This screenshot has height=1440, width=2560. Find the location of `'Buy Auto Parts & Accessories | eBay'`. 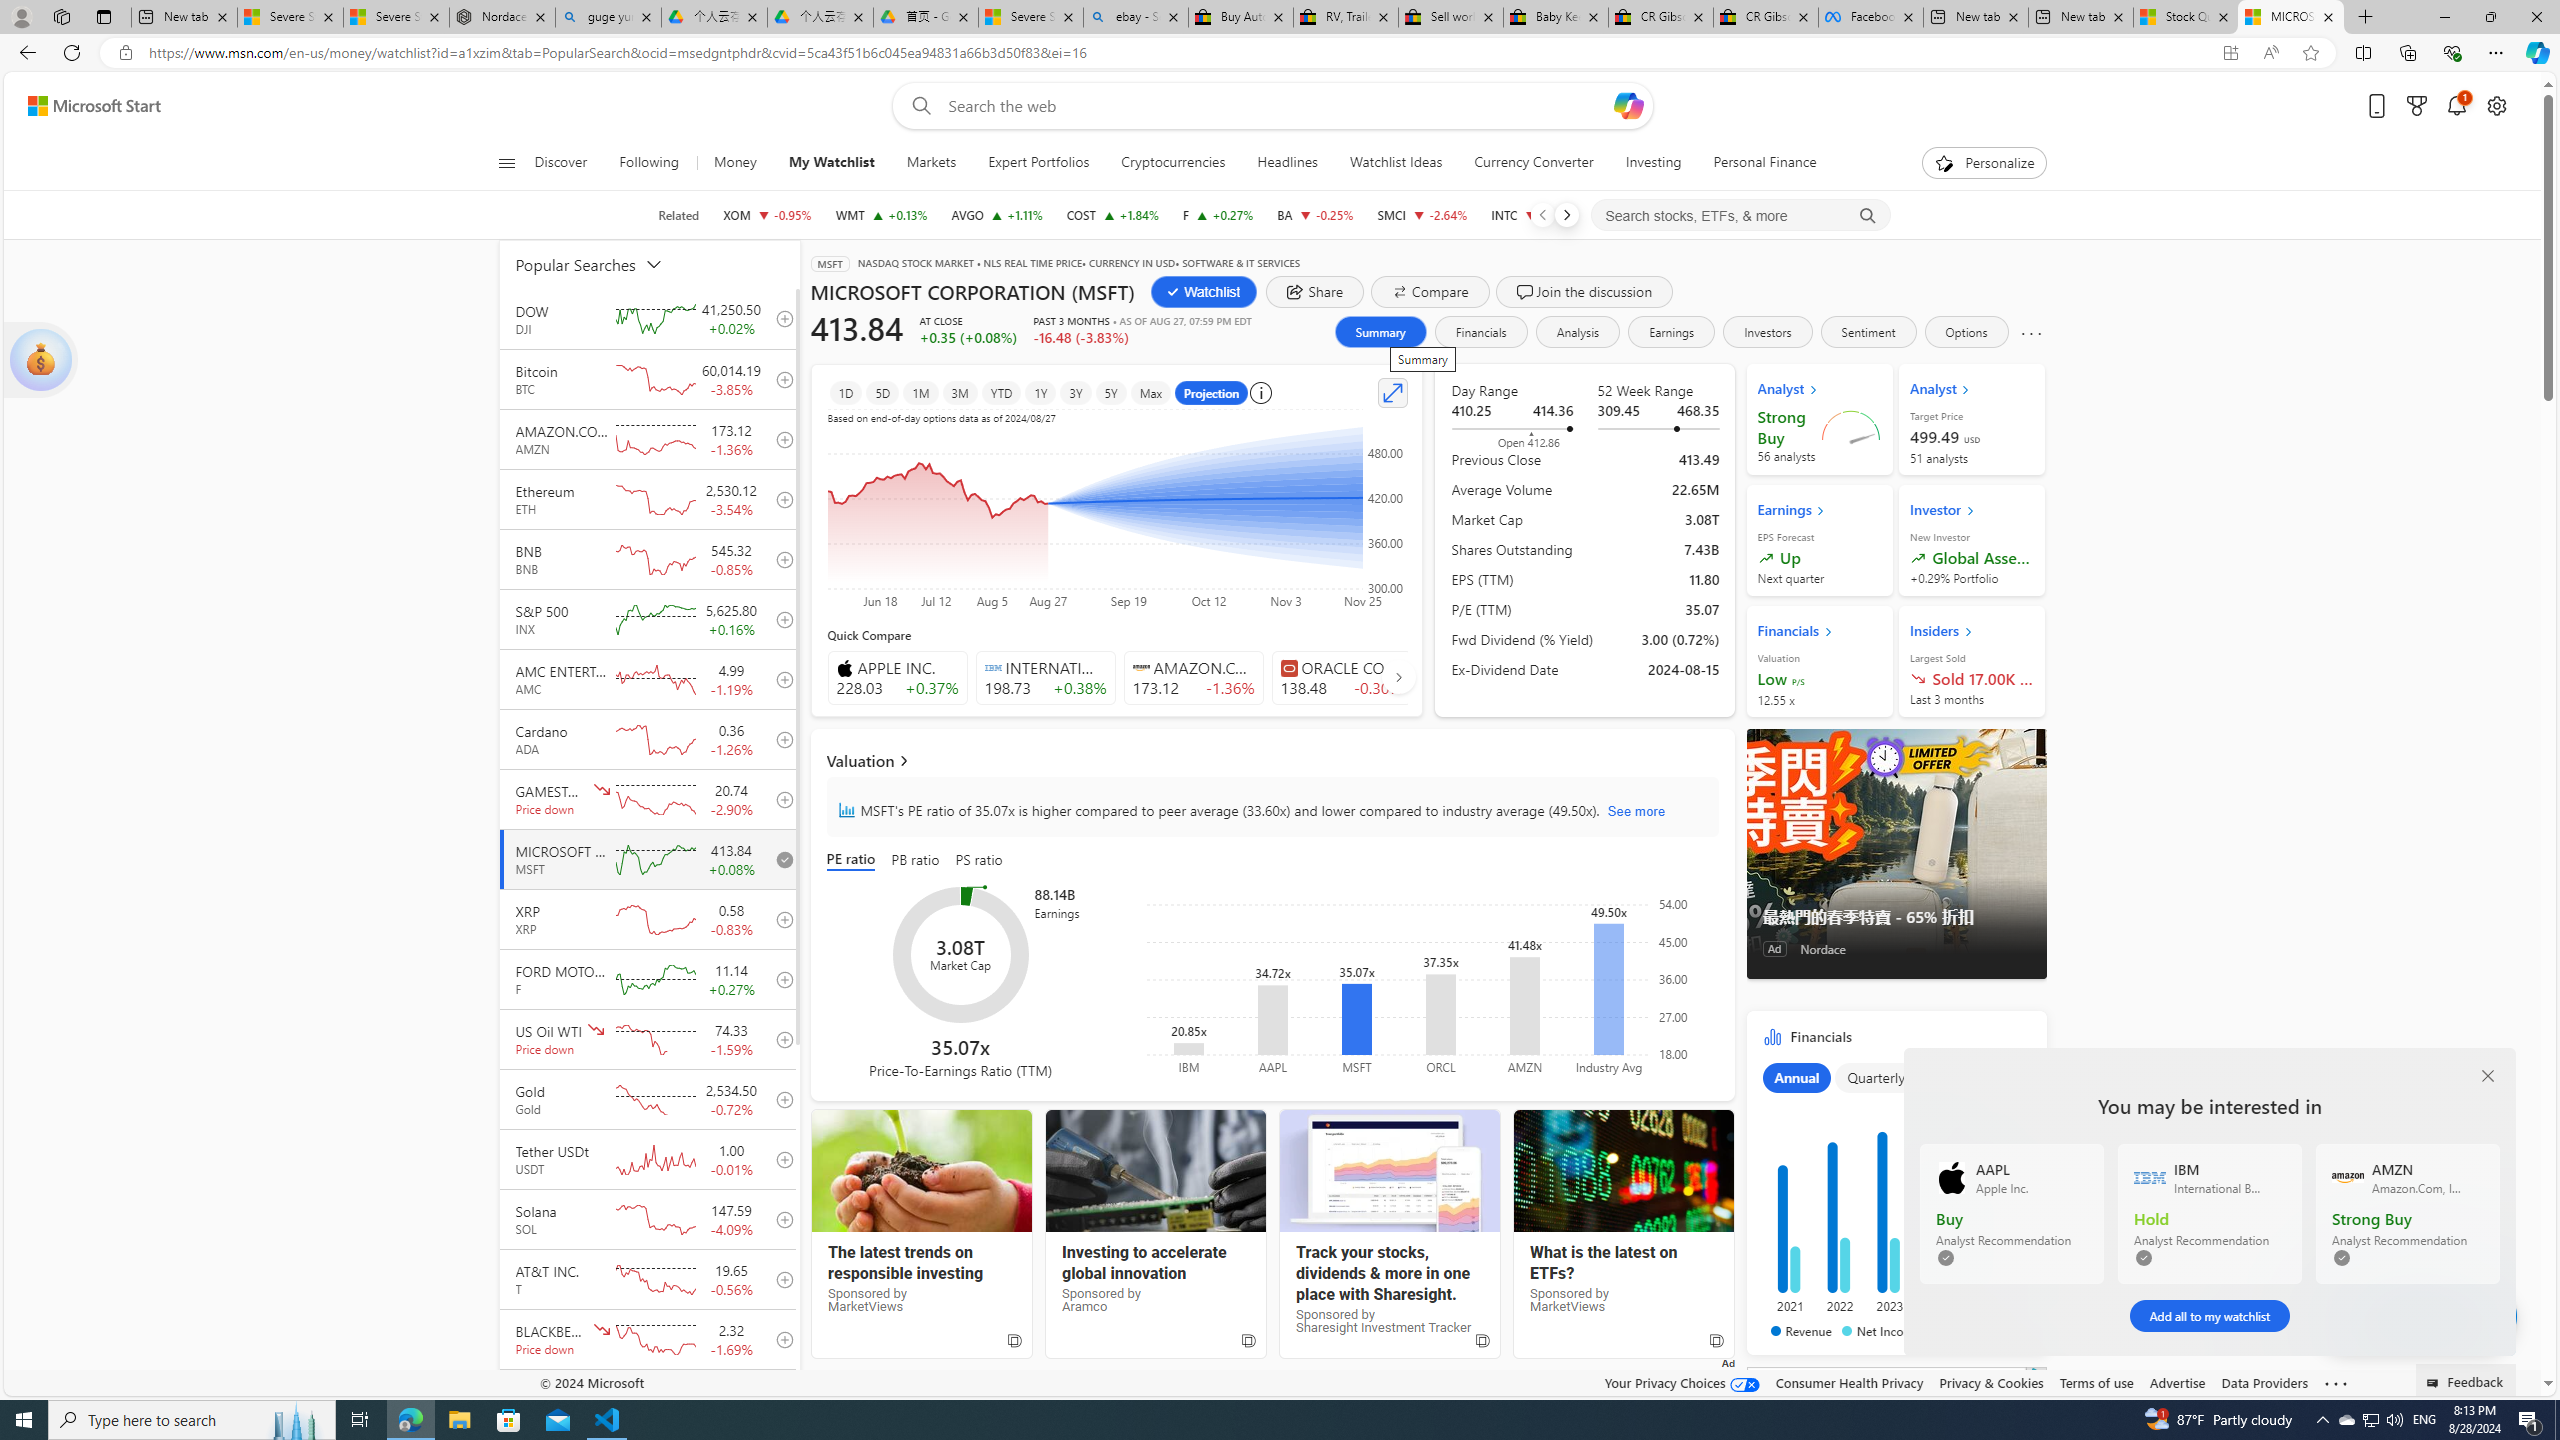

'Buy Auto Parts & Accessories | eBay' is located at coordinates (1240, 16).